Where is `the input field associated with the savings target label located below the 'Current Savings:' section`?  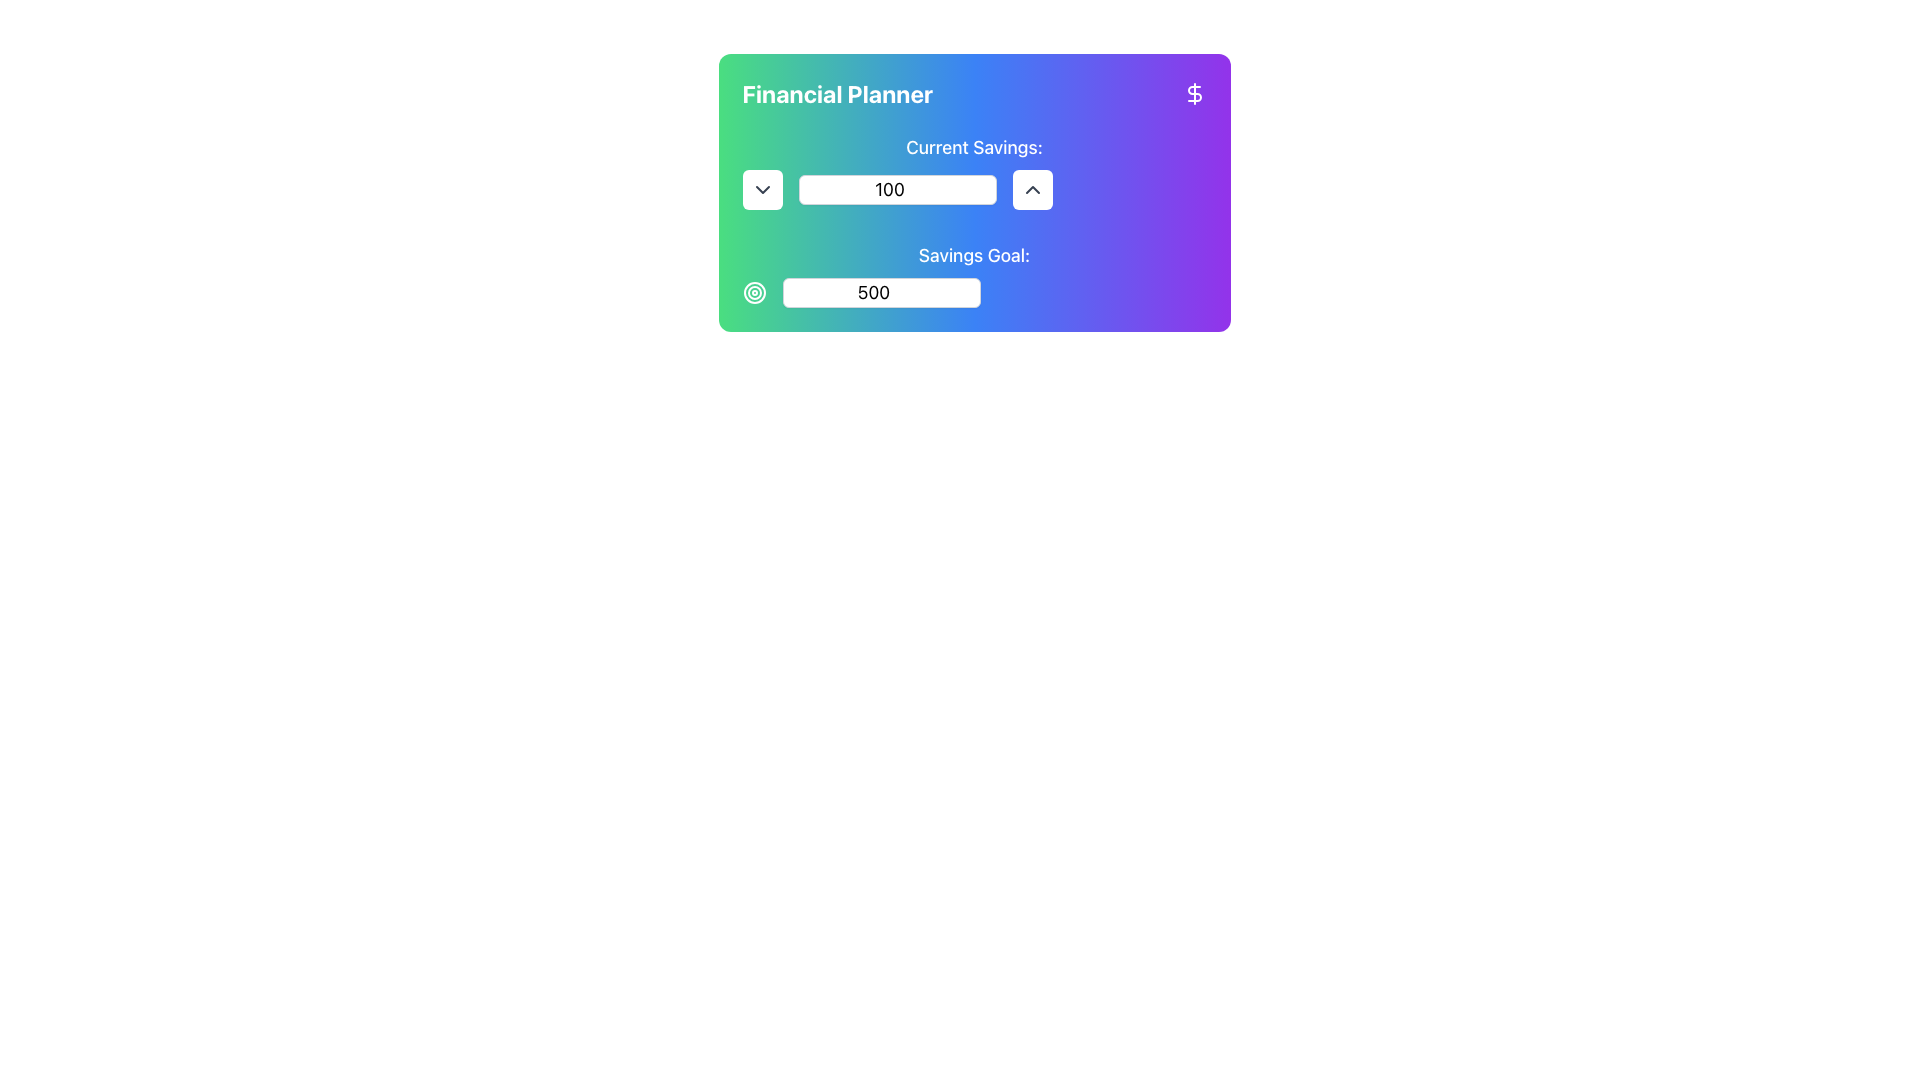 the input field associated with the savings target label located below the 'Current Savings:' section is located at coordinates (974, 274).